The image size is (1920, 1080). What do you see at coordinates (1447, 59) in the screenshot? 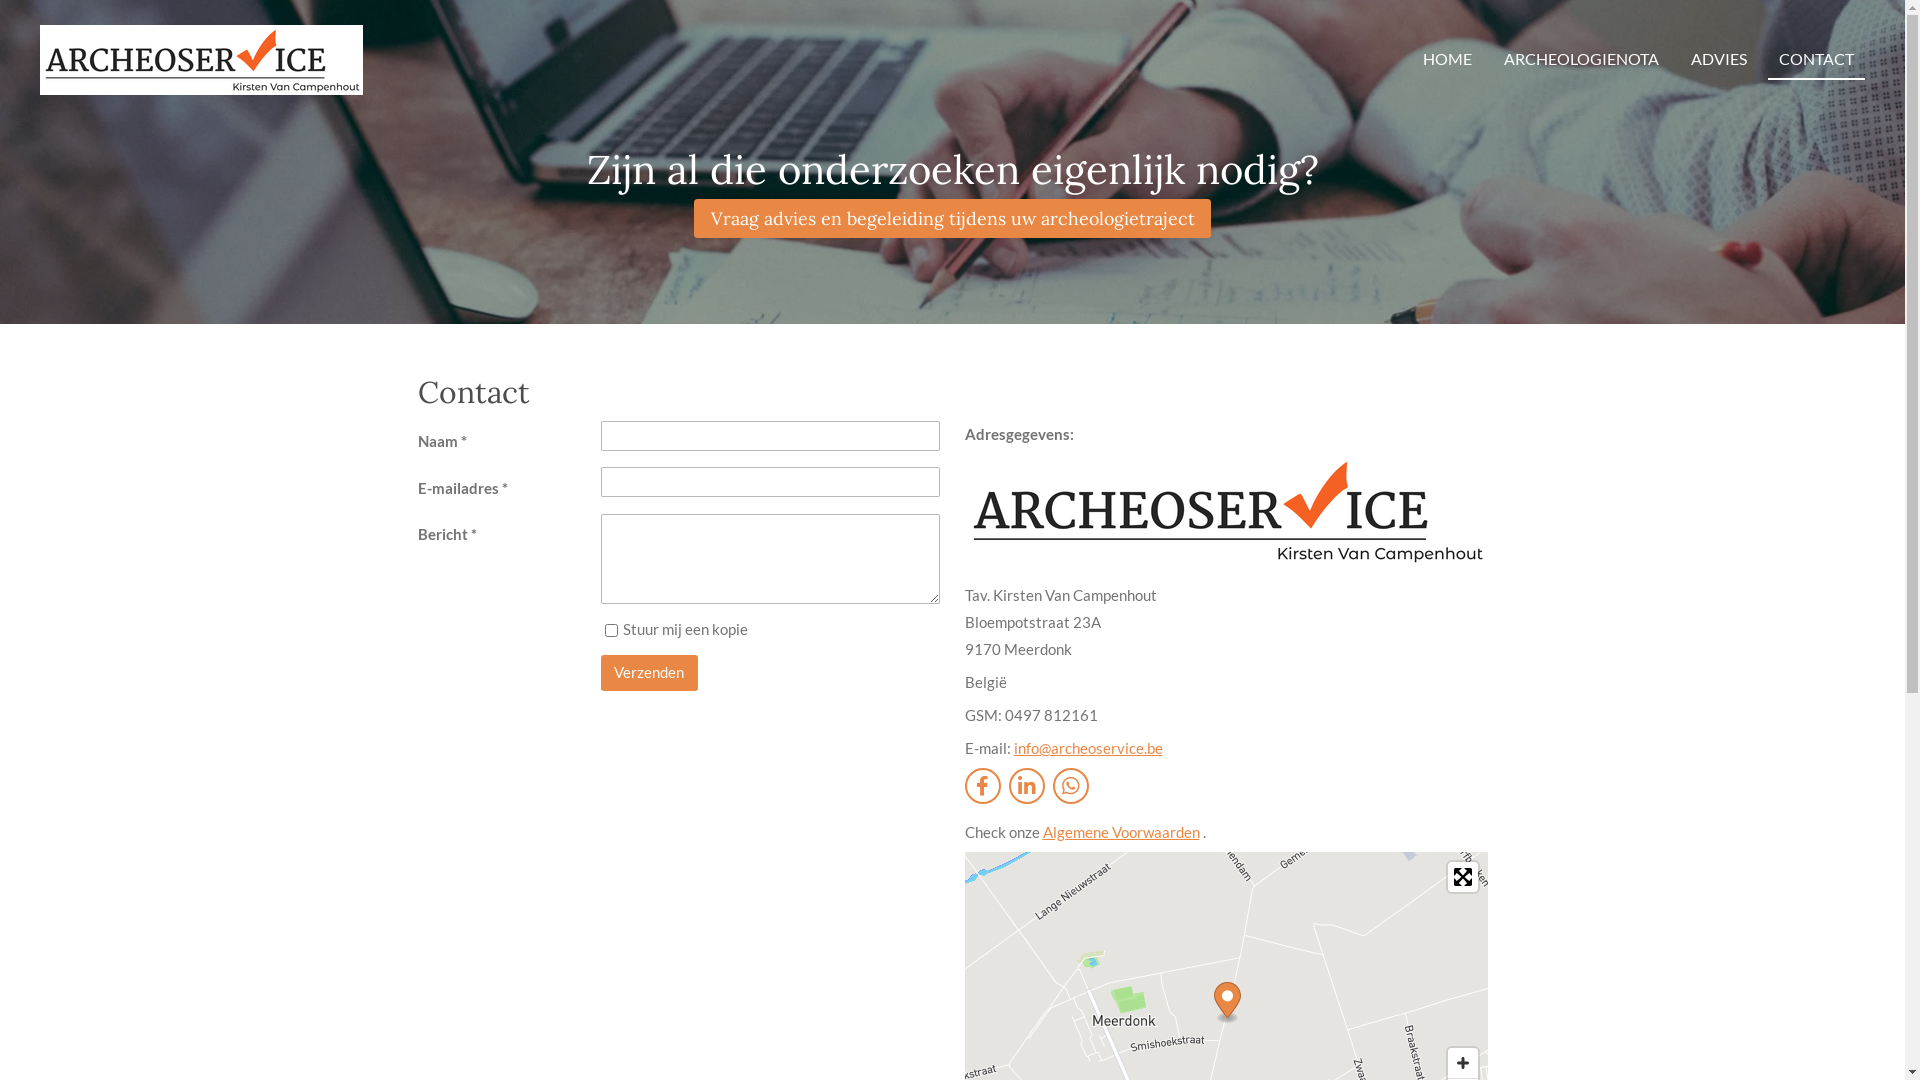
I see `'HOME'` at bounding box center [1447, 59].